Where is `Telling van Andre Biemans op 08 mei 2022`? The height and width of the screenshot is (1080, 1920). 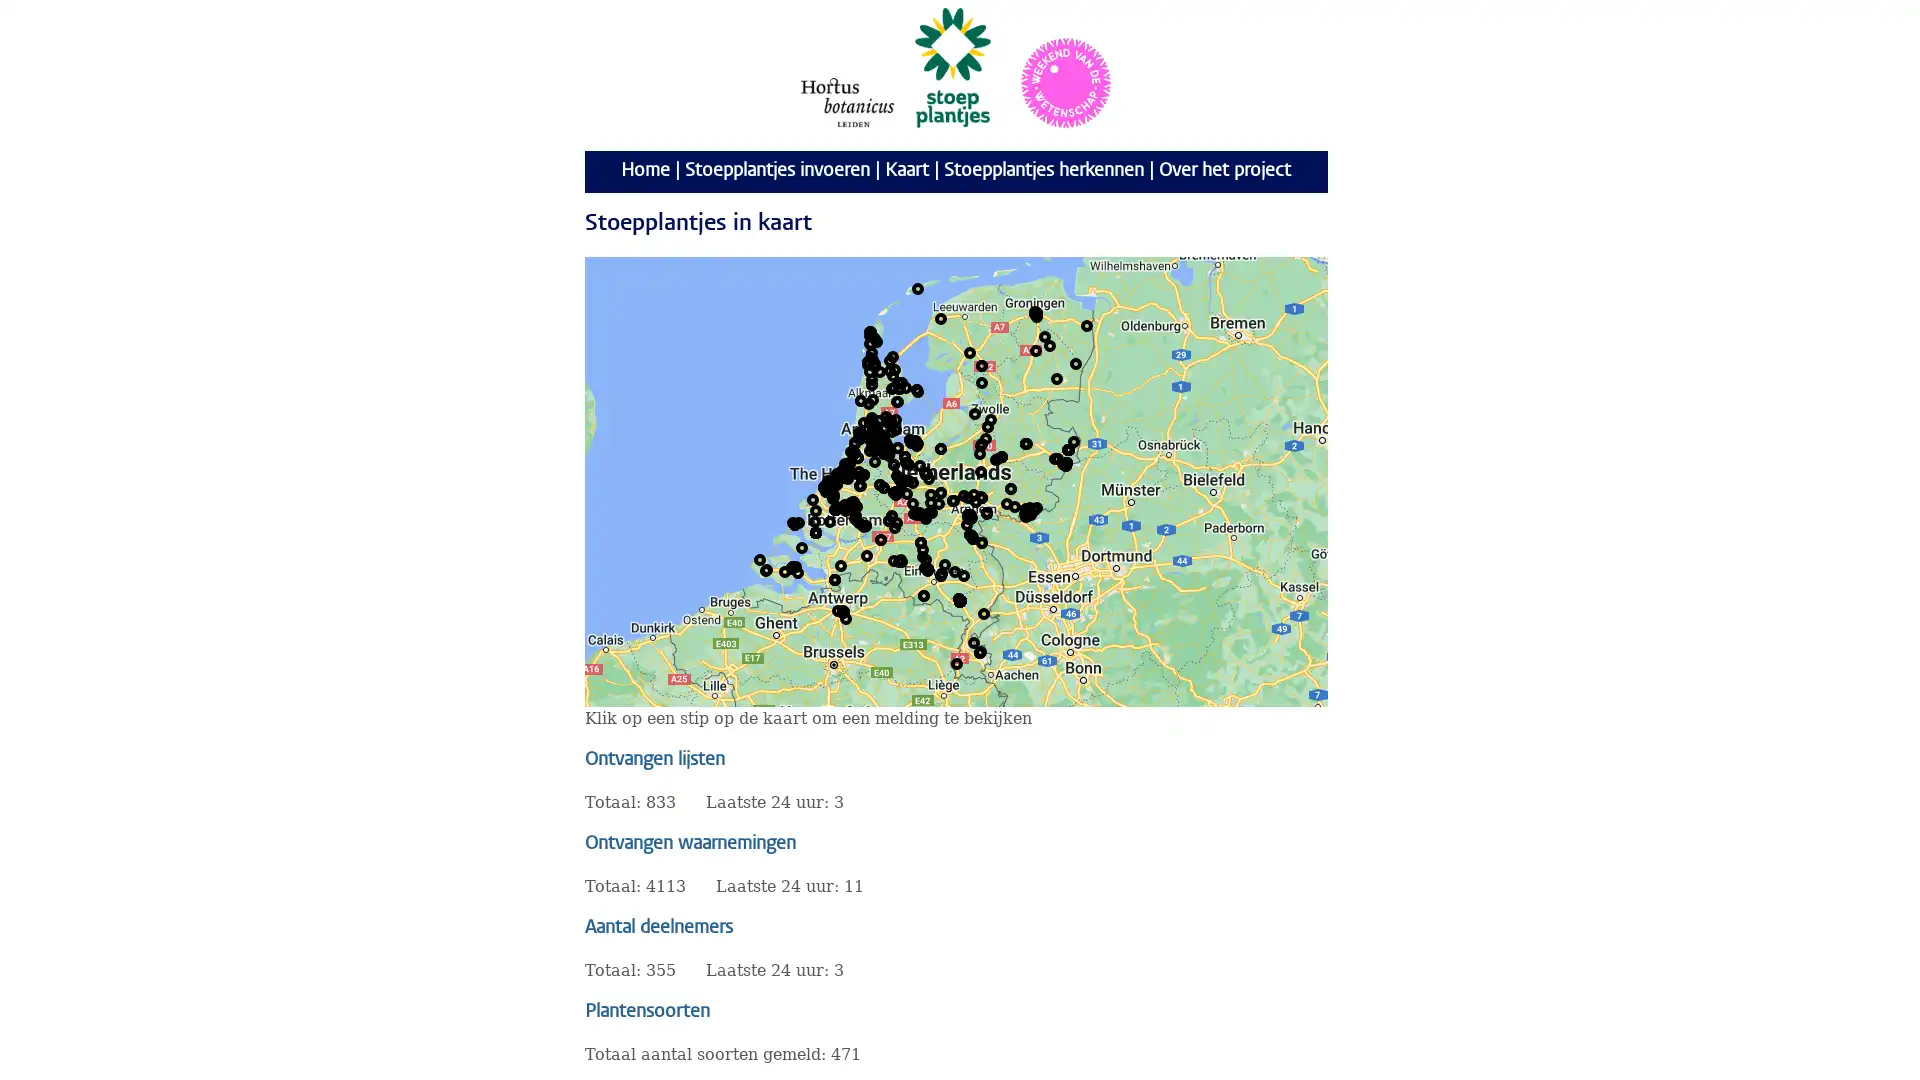
Telling van Andre Biemans op 08 mei 2022 is located at coordinates (844, 471).